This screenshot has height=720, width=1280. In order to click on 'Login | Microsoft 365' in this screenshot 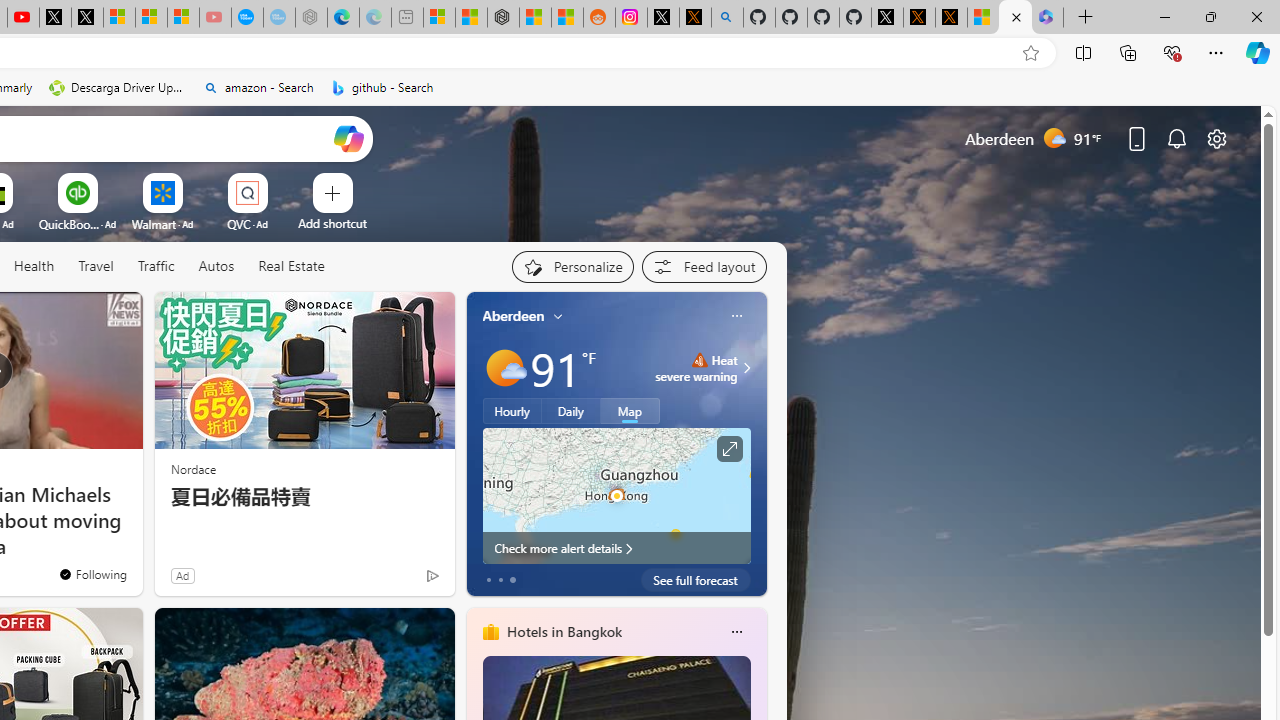, I will do `click(1046, 17)`.